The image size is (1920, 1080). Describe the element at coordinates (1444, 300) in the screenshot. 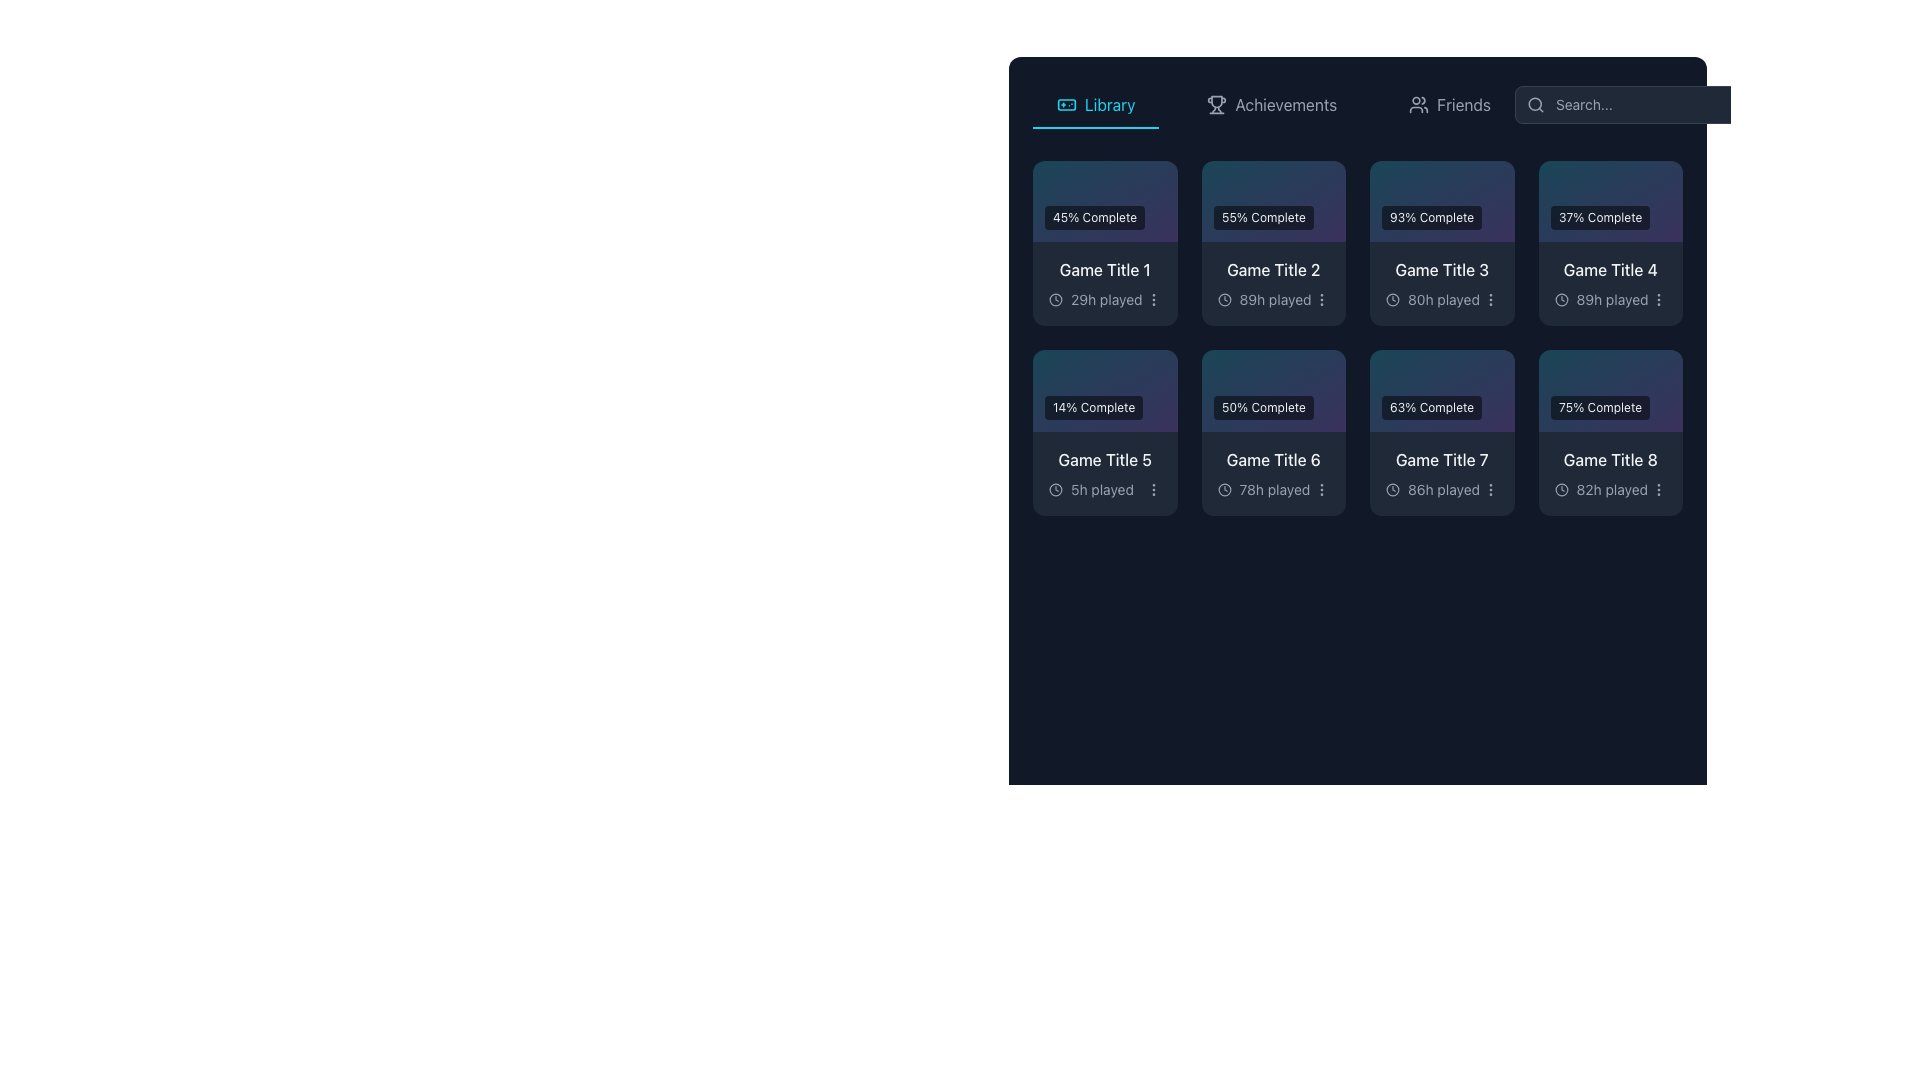

I see `text label that displays the amount of time played (80 hours) for 'Game Title 3' located in the Library section, positioned to the right of the clock icon` at that location.